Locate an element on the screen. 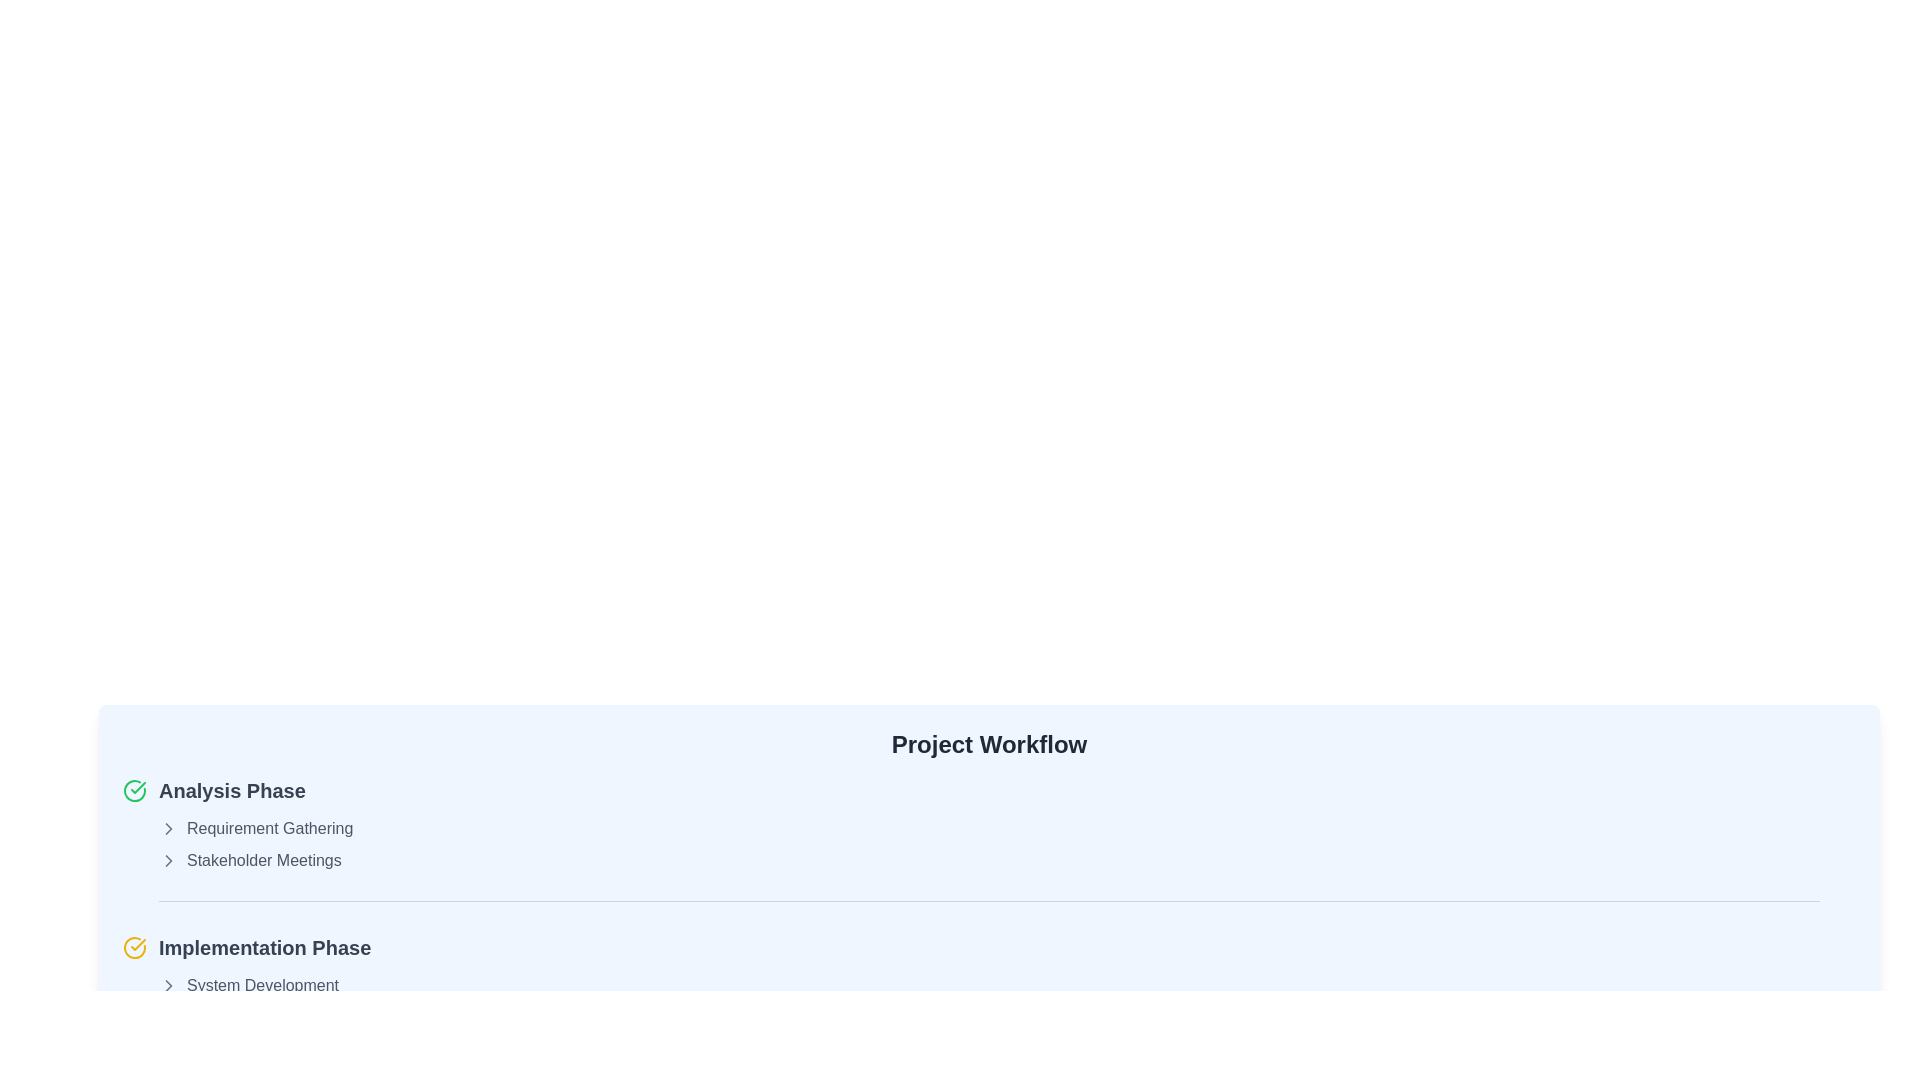  the right-facing chevron icon with a thin stroke and rounded edges, which is is located at coordinates (168, 985).